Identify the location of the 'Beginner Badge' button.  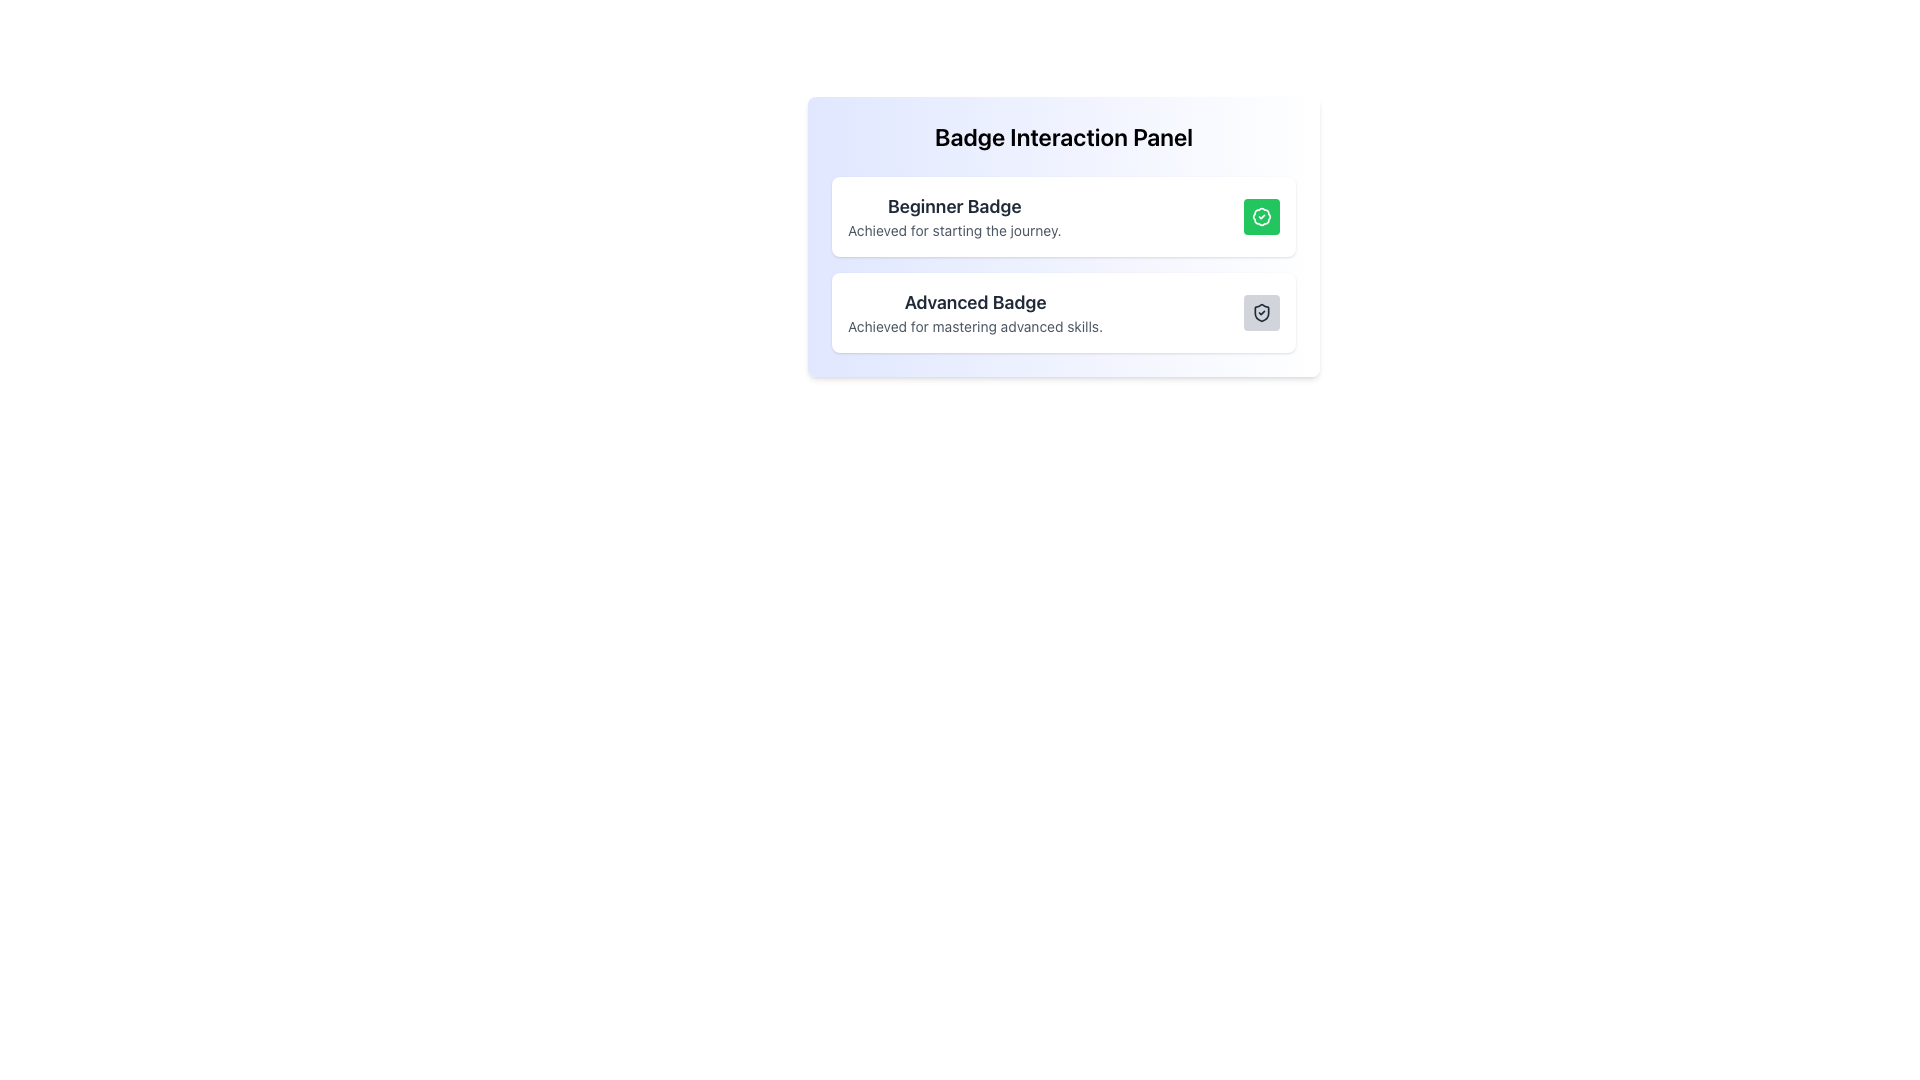
(1261, 216).